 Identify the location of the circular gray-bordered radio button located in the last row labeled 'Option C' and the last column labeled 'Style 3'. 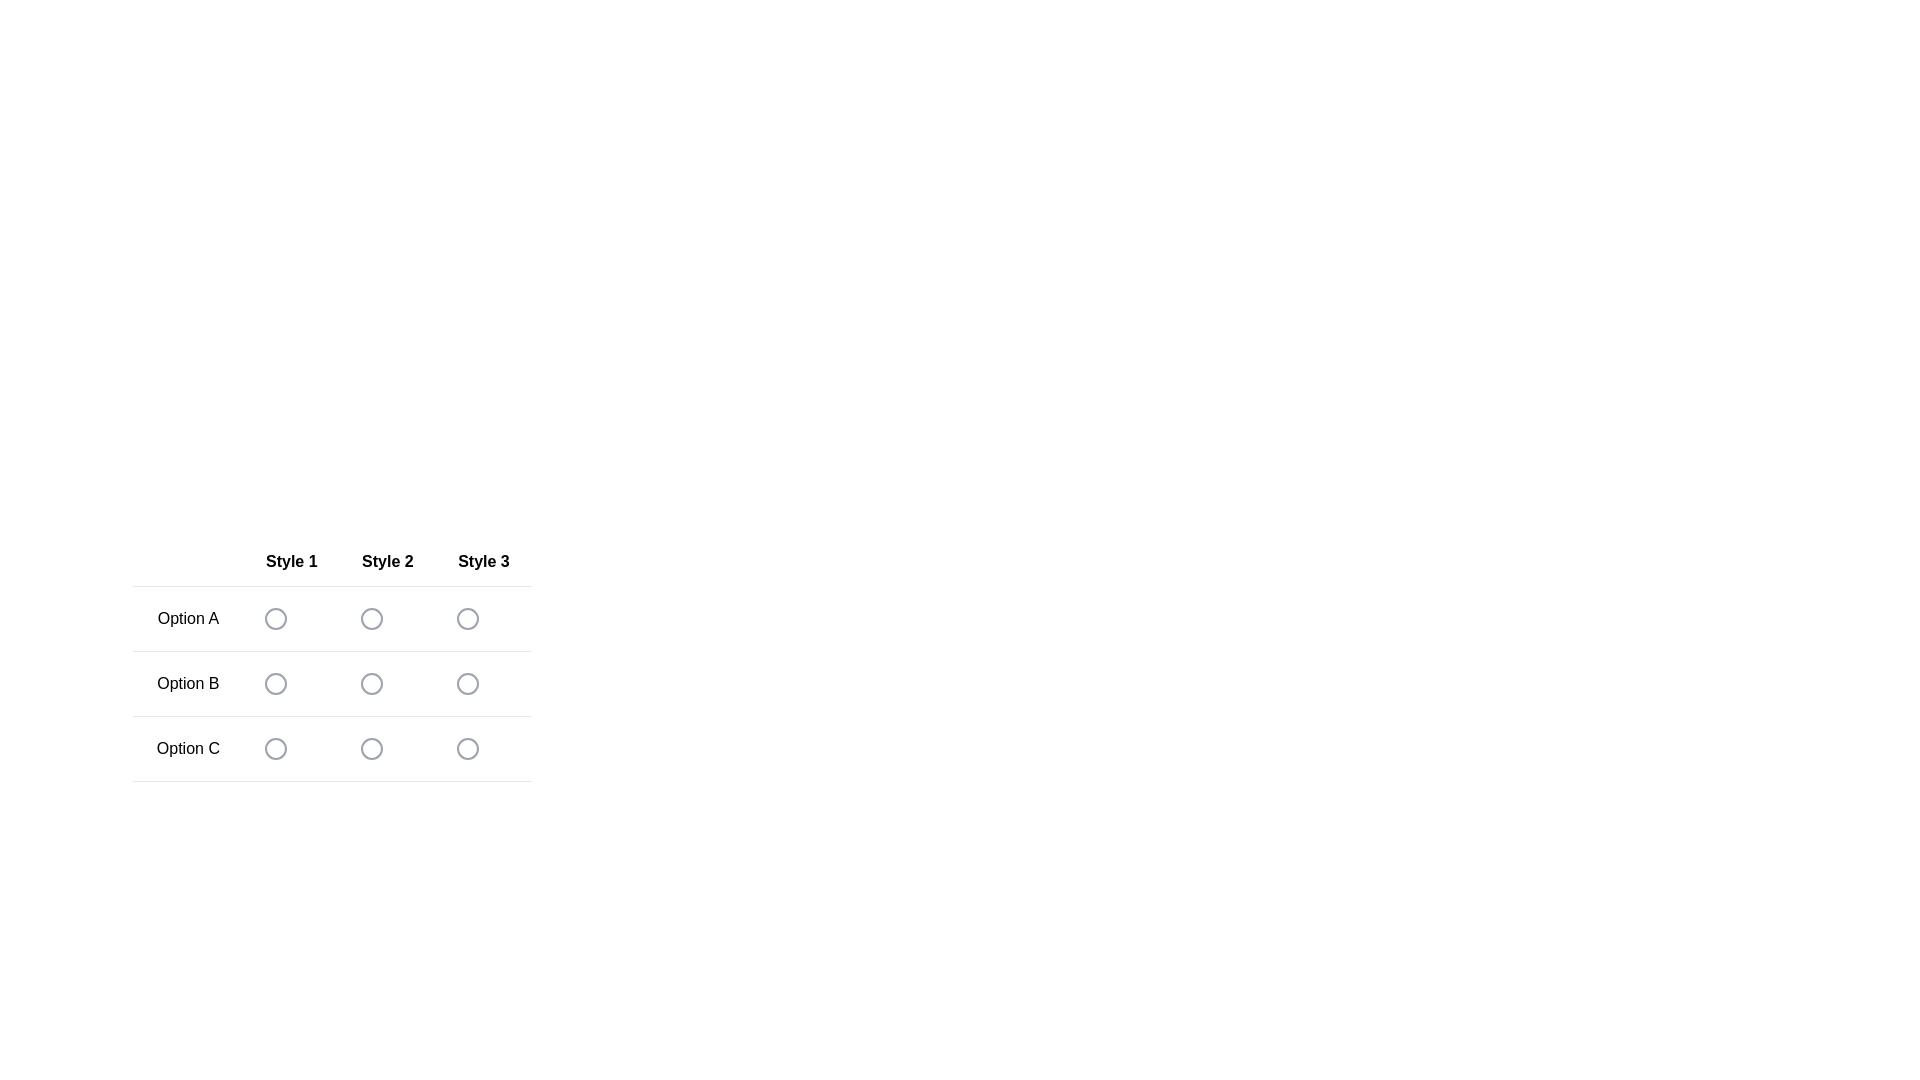
(466, 748).